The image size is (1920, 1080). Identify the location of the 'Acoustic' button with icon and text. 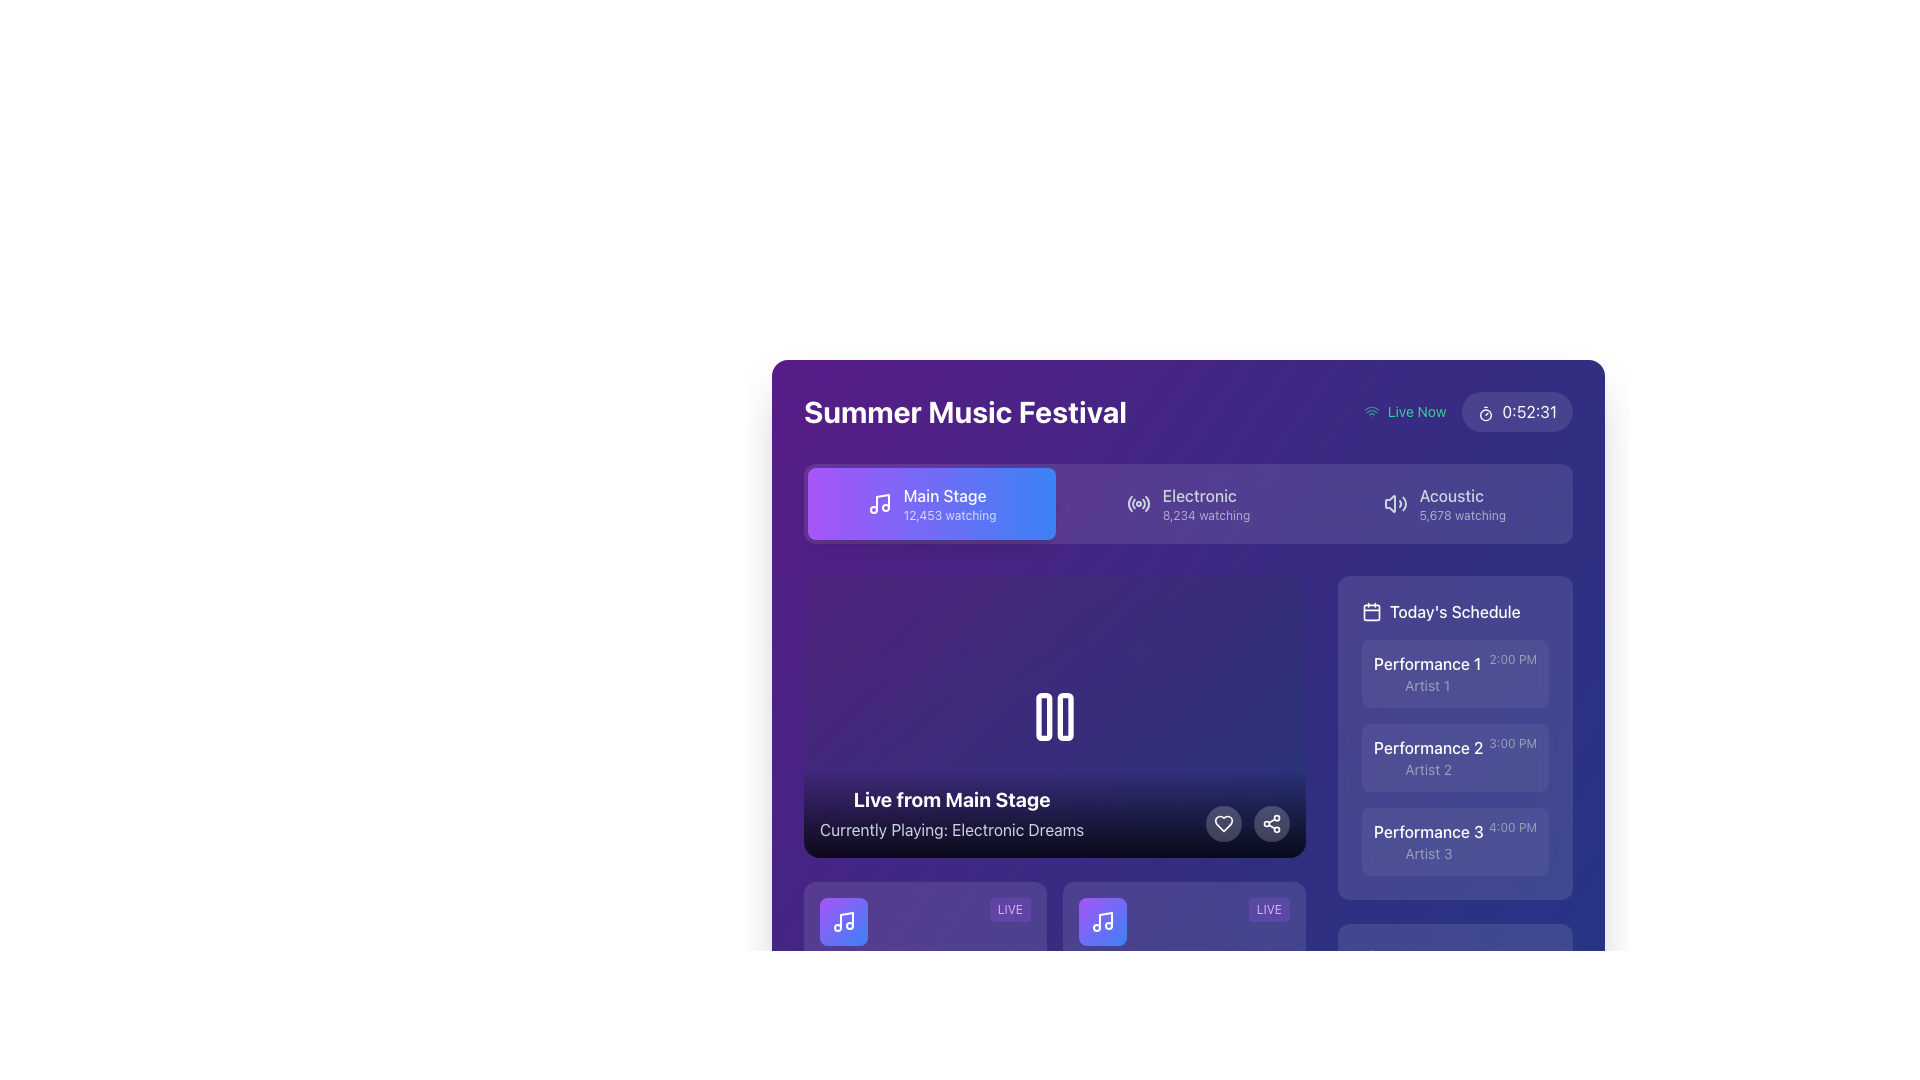
(1444, 503).